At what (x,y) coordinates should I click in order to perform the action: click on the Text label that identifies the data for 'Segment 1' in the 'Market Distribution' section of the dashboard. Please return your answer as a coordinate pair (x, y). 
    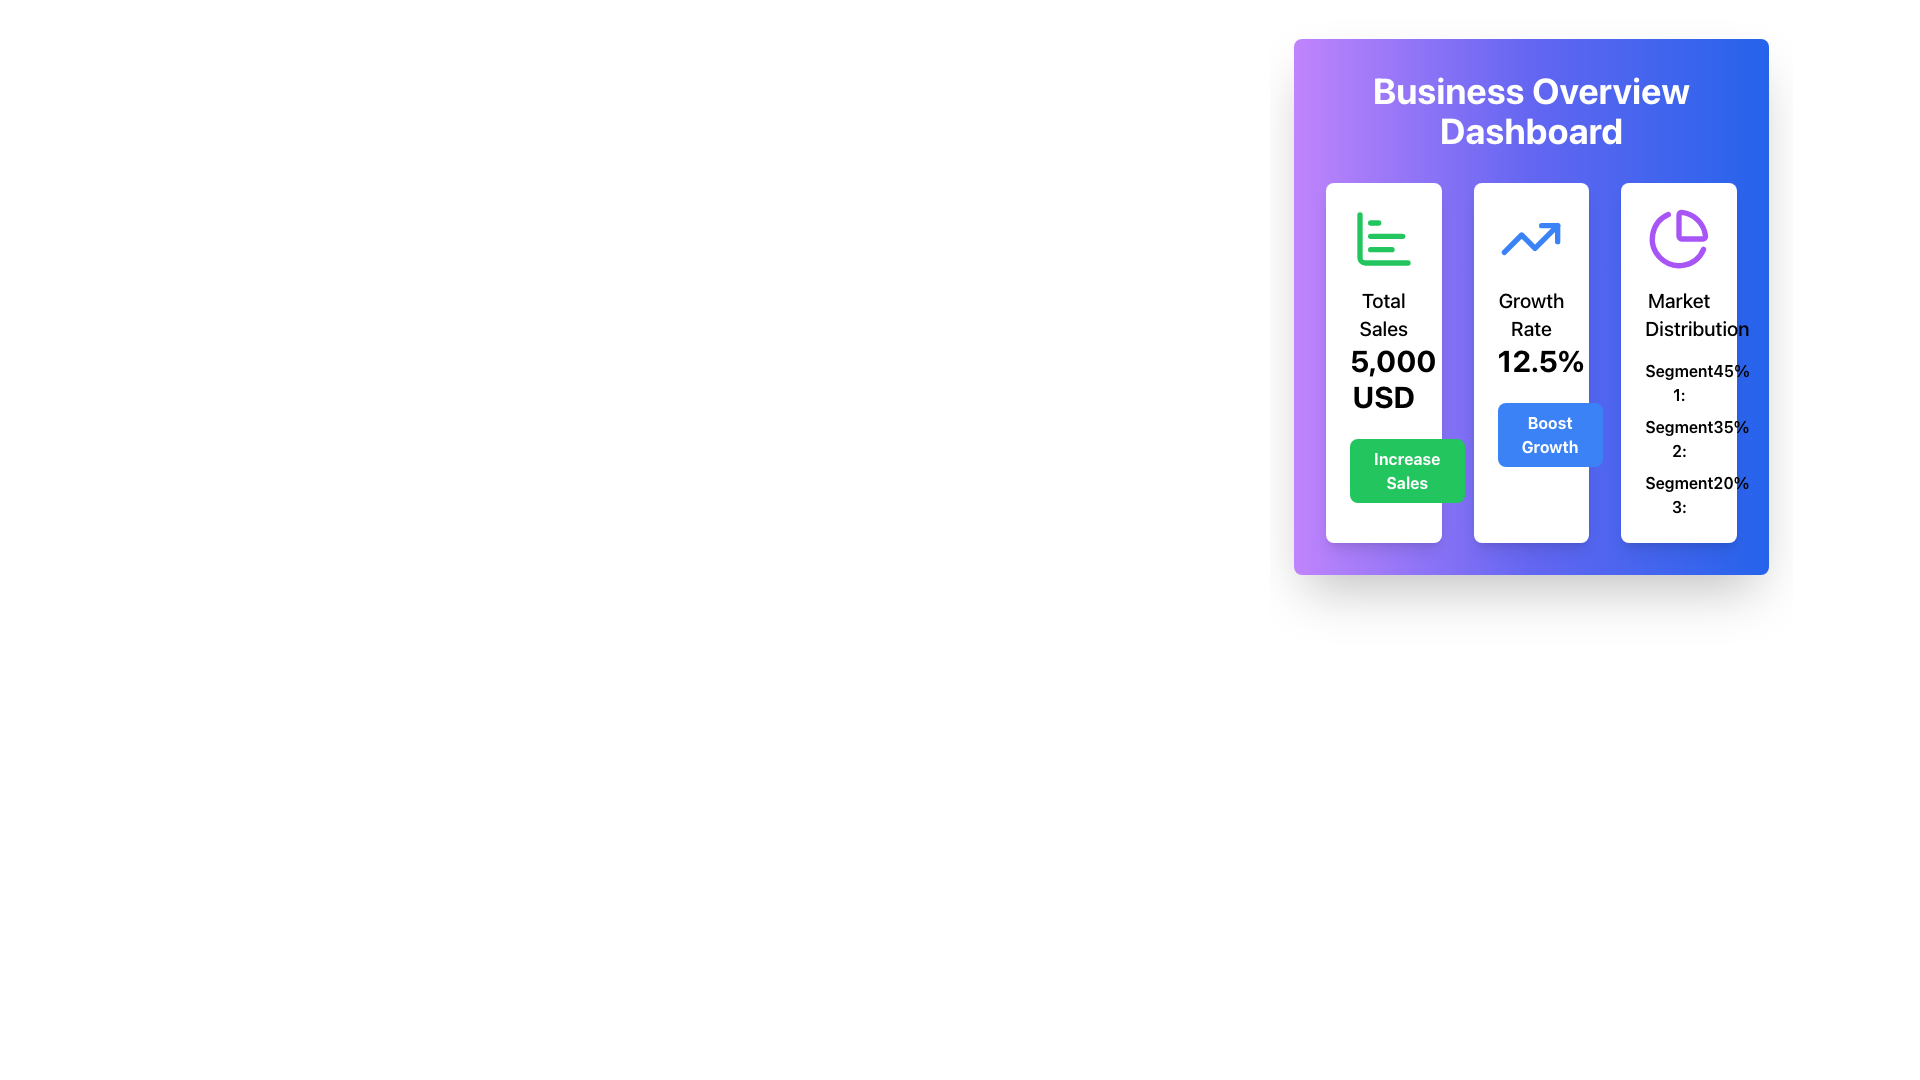
    Looking at the image, I should click on (1679, 382).